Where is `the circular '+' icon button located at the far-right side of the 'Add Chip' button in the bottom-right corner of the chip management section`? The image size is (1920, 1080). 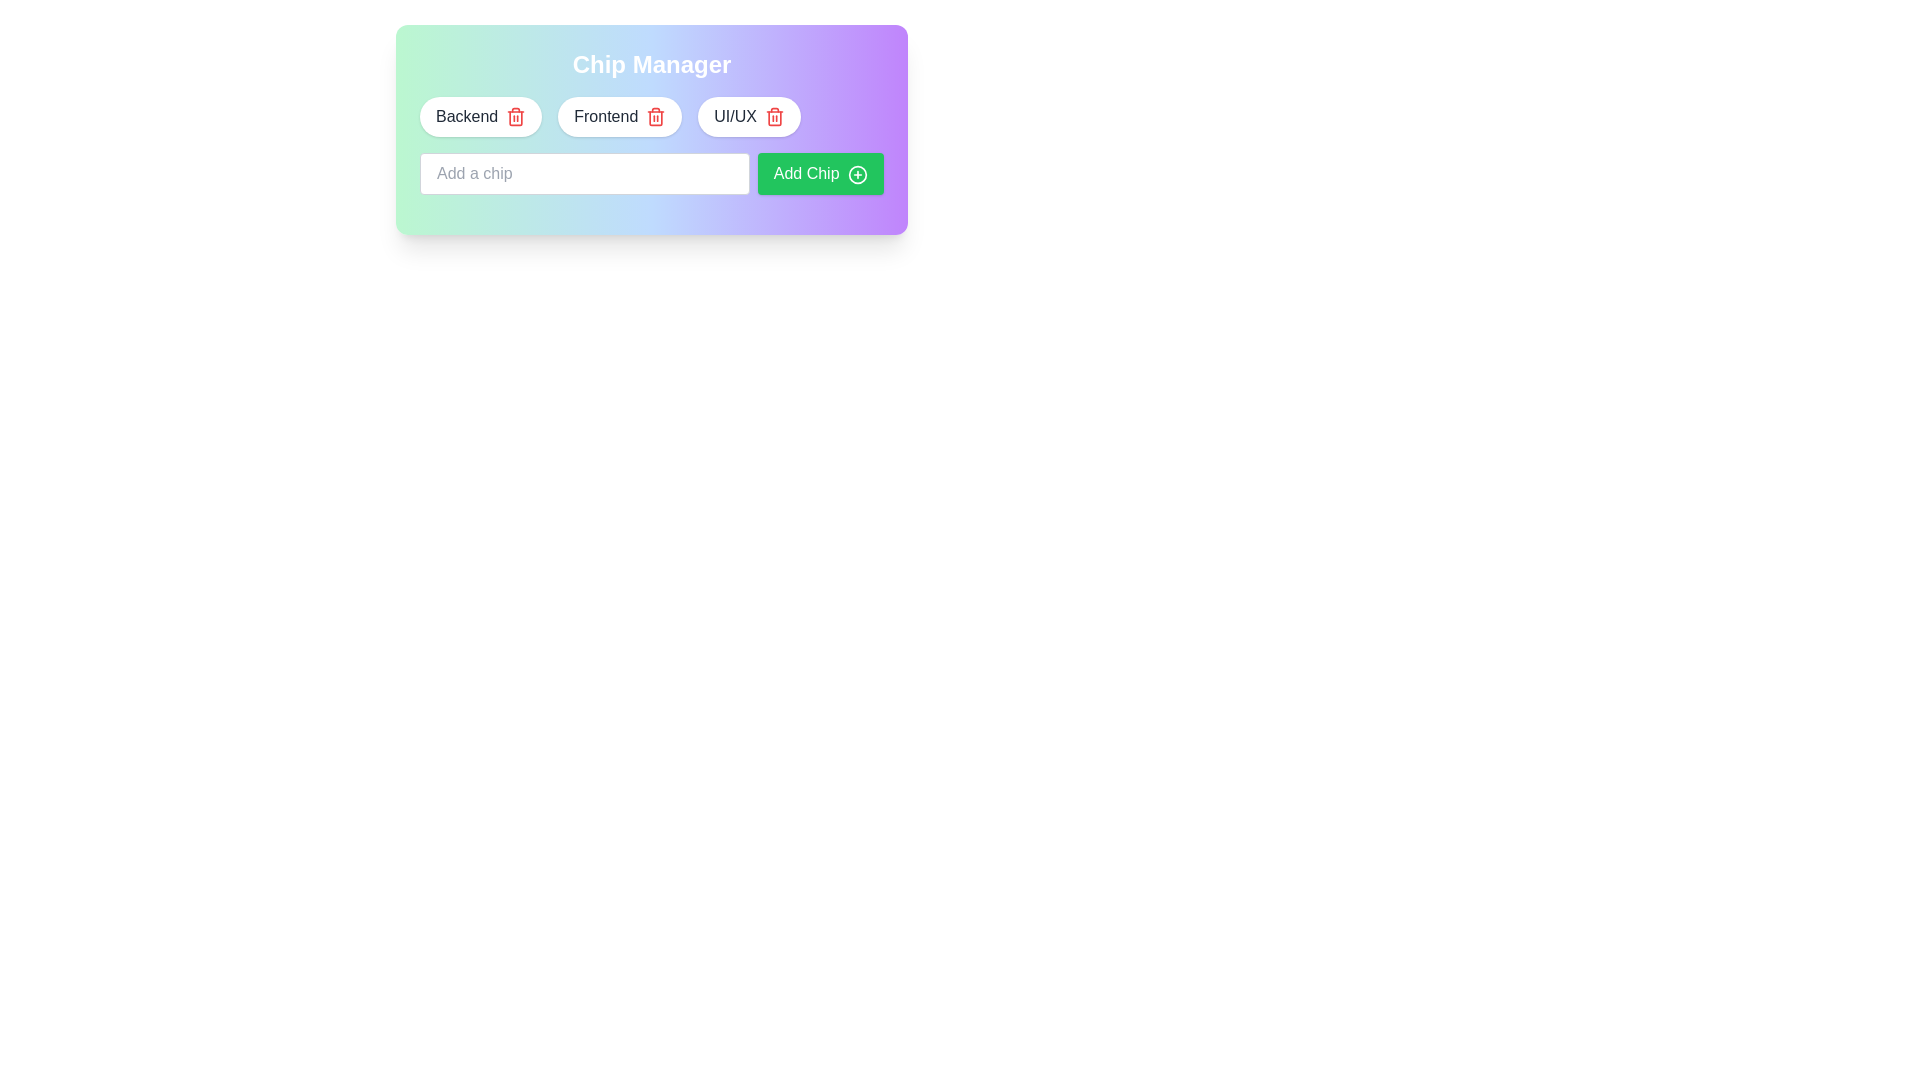 the circular '+' icon button located at the far-right side of the 'Add Chip' button in the bottom-right corner of the chip management section is located at coordinates (858, 172).